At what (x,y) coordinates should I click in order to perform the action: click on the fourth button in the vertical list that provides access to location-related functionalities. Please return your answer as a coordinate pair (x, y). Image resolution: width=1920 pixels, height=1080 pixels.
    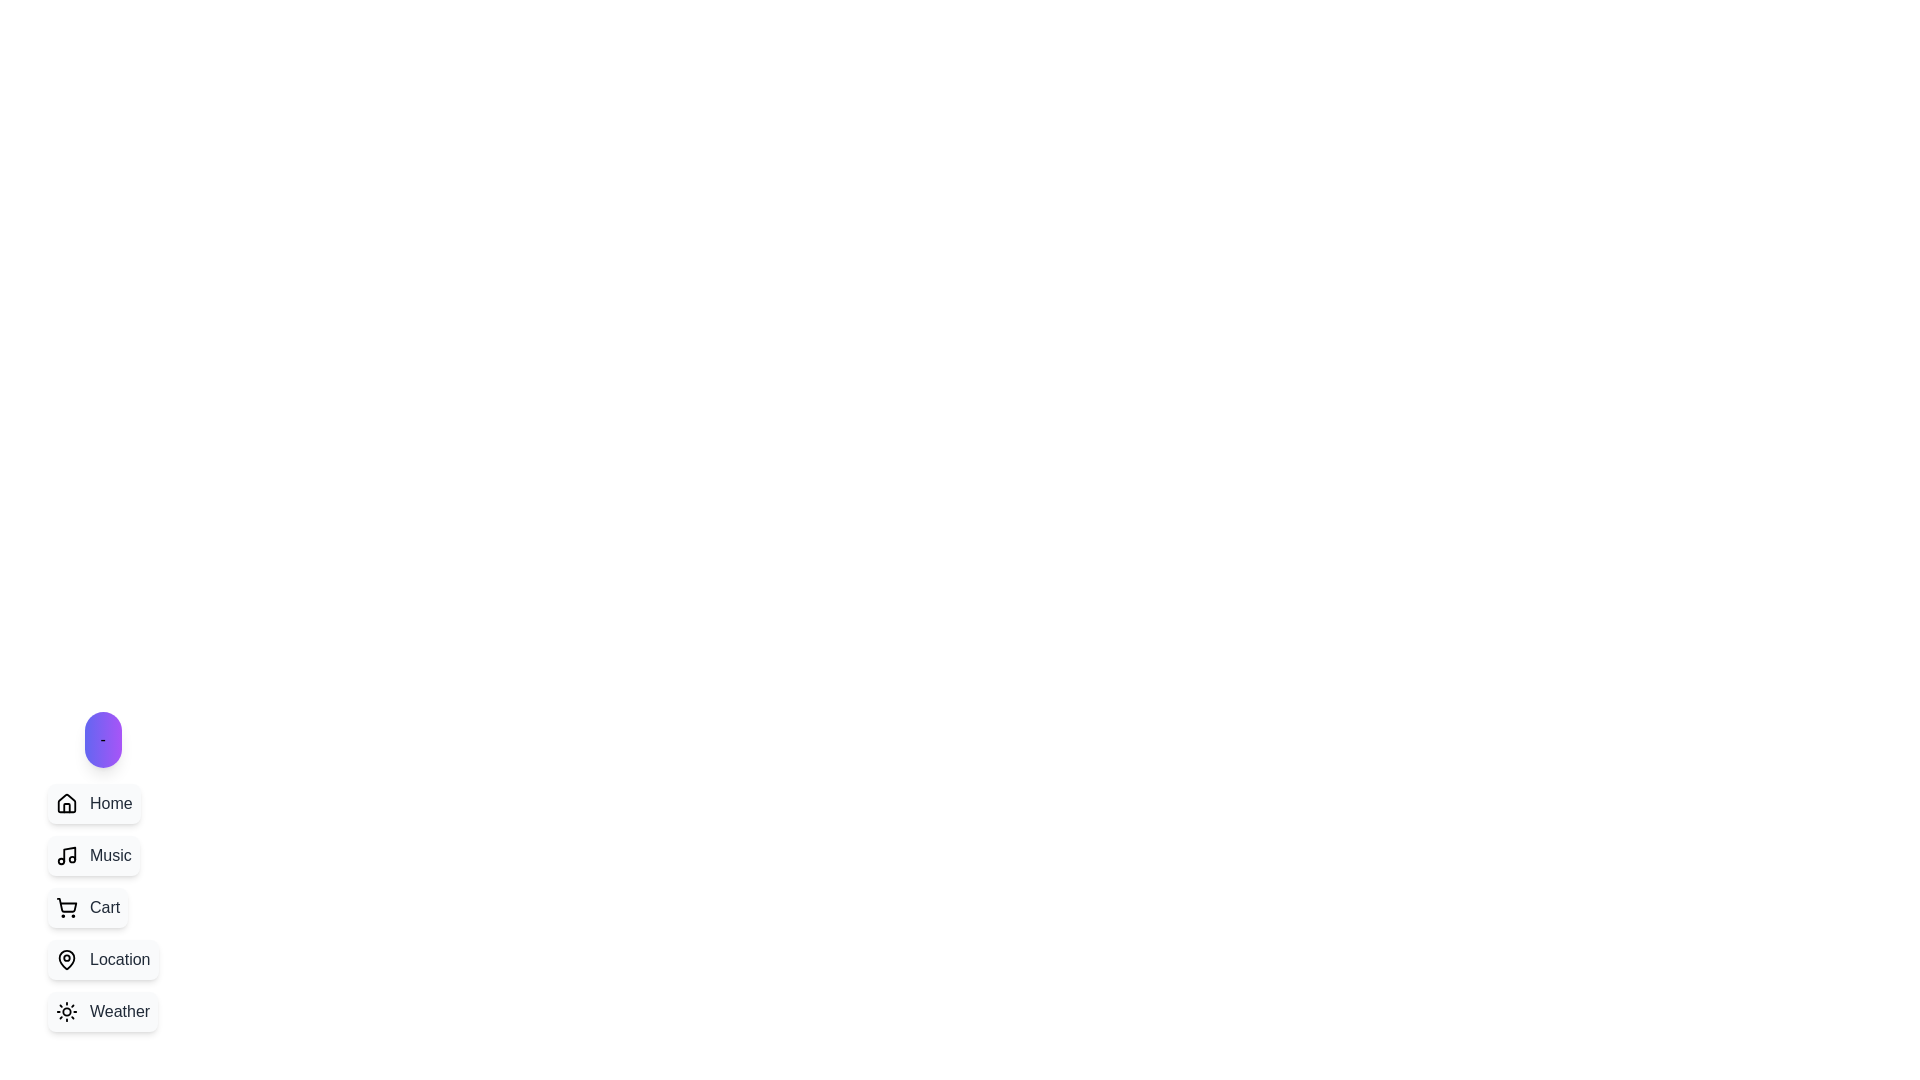
    Looking at the image, I should click on (102, 959).